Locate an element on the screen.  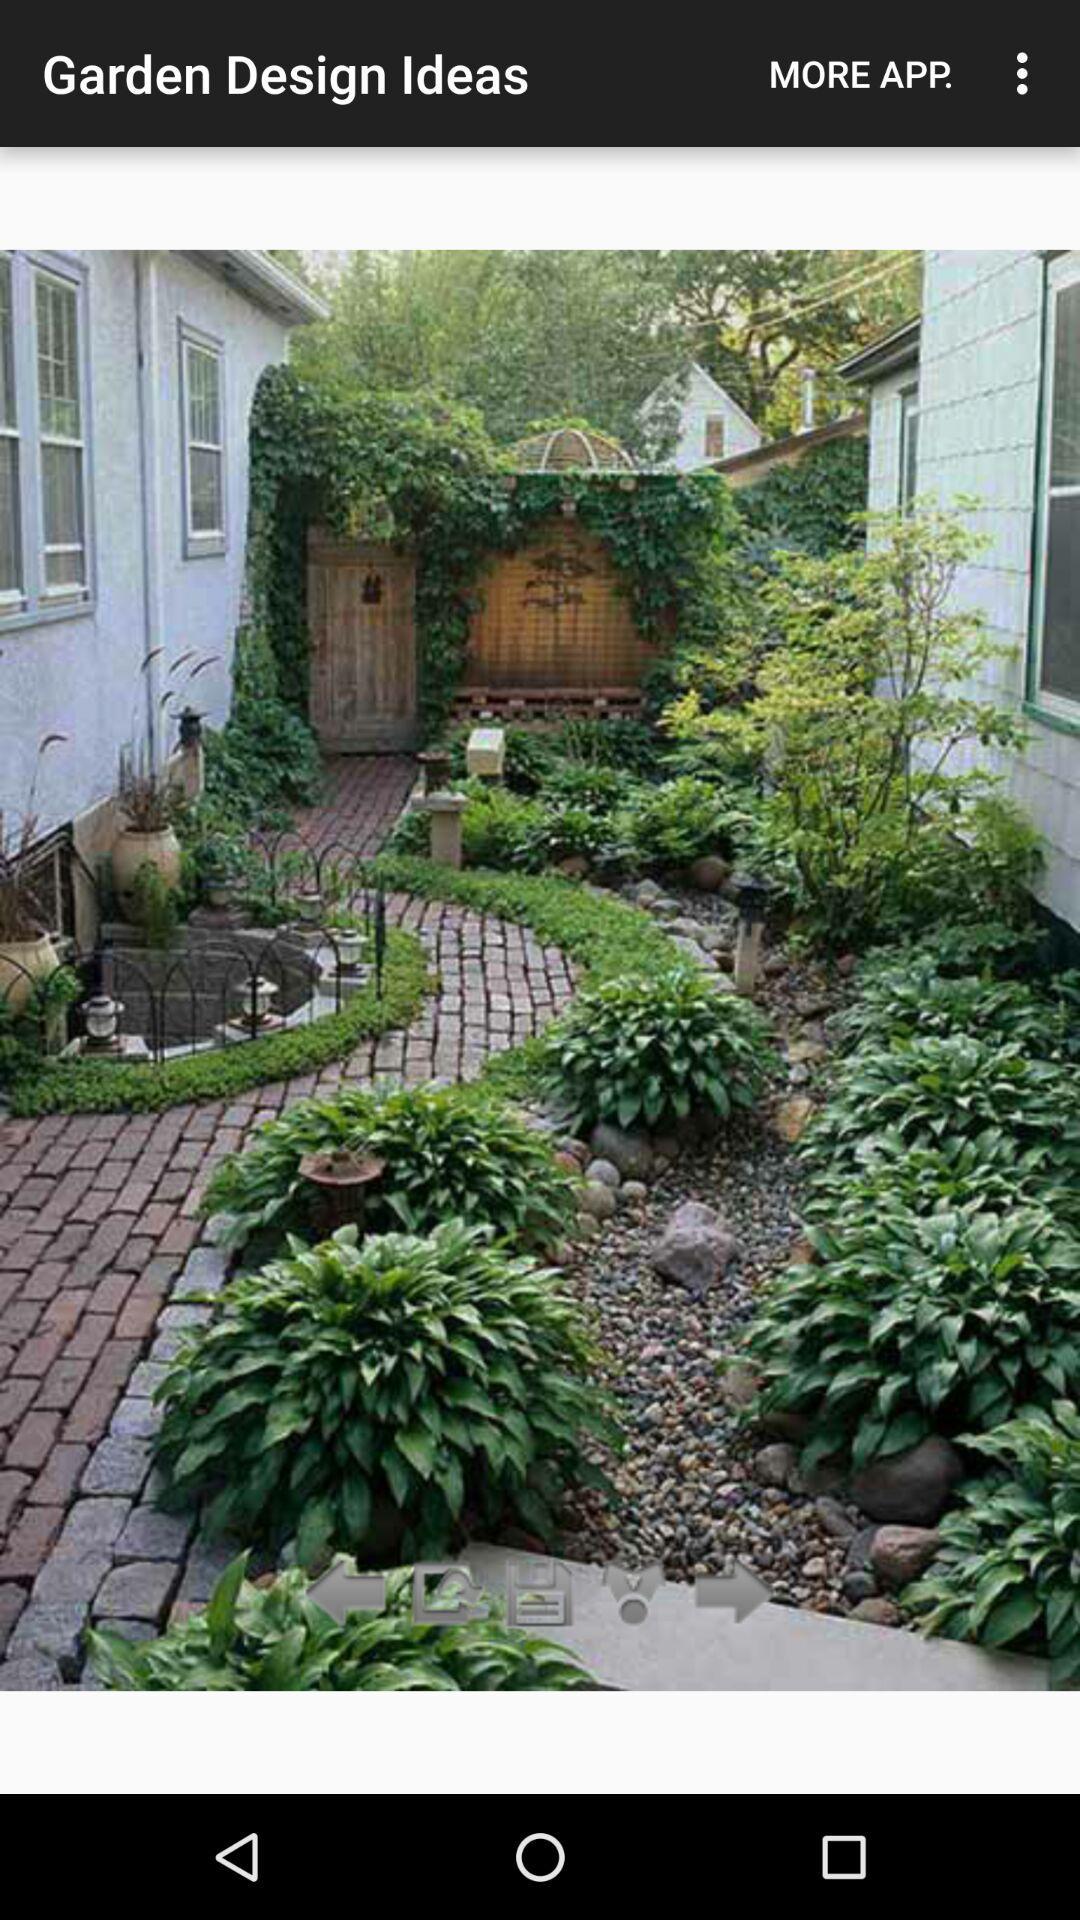
item to the right of garden design ideas is located at coordinates (860, 73).